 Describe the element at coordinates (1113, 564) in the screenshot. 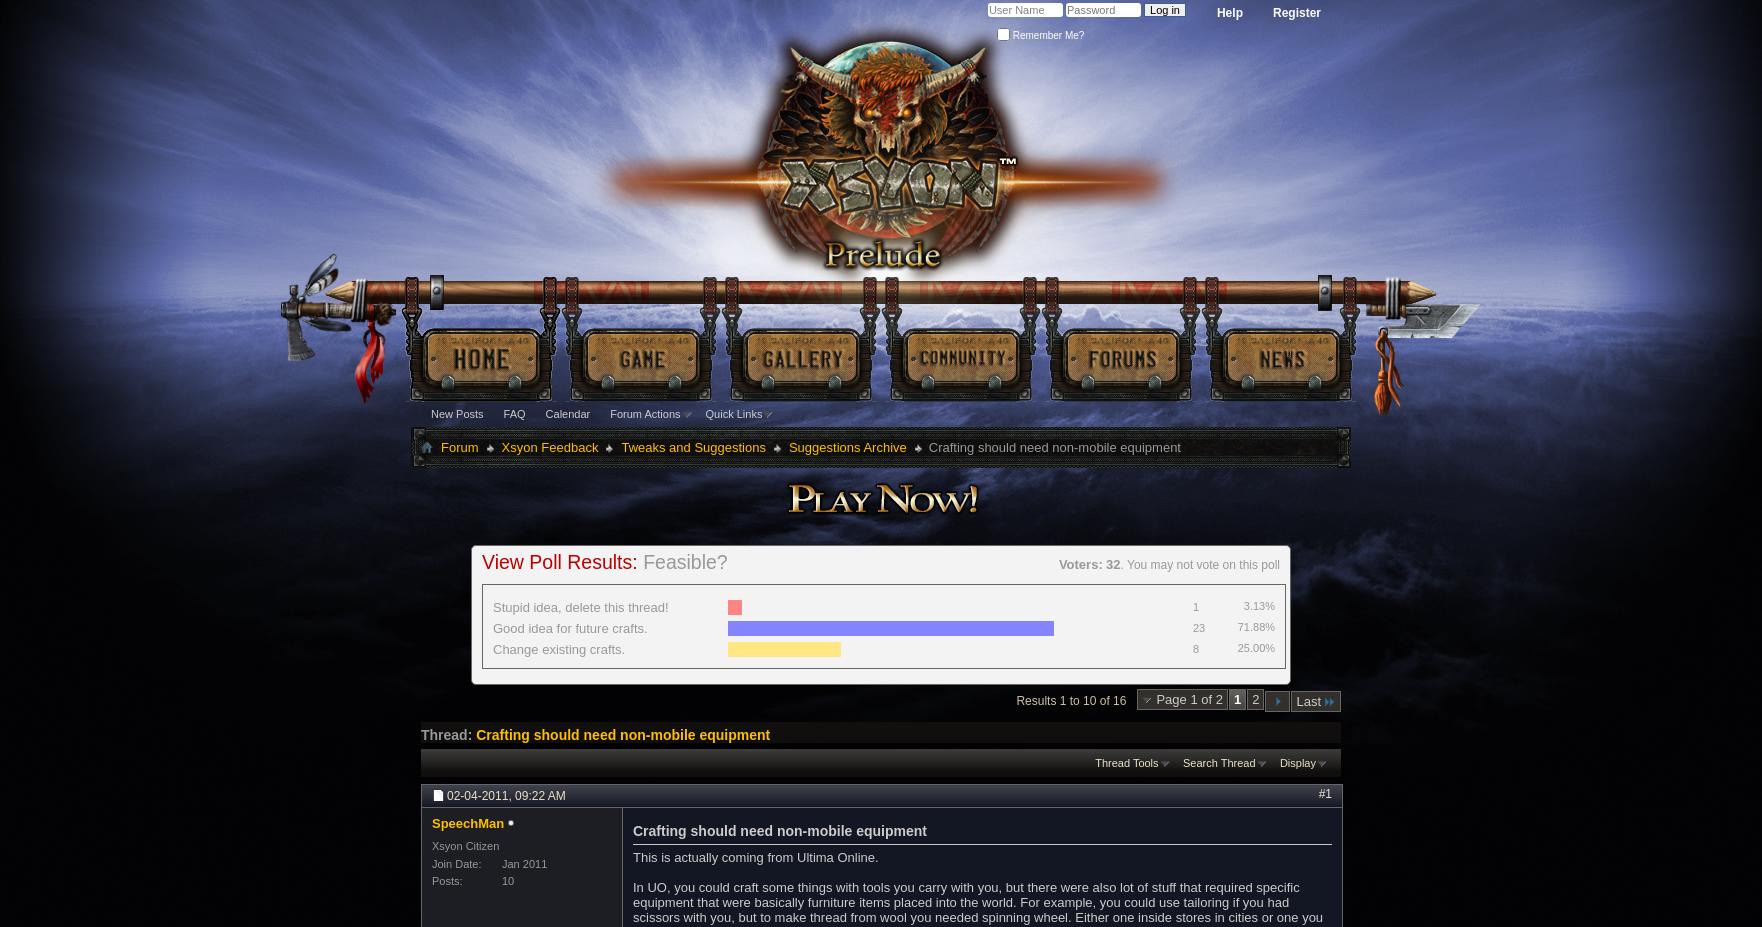

I see `'32'` at that location.